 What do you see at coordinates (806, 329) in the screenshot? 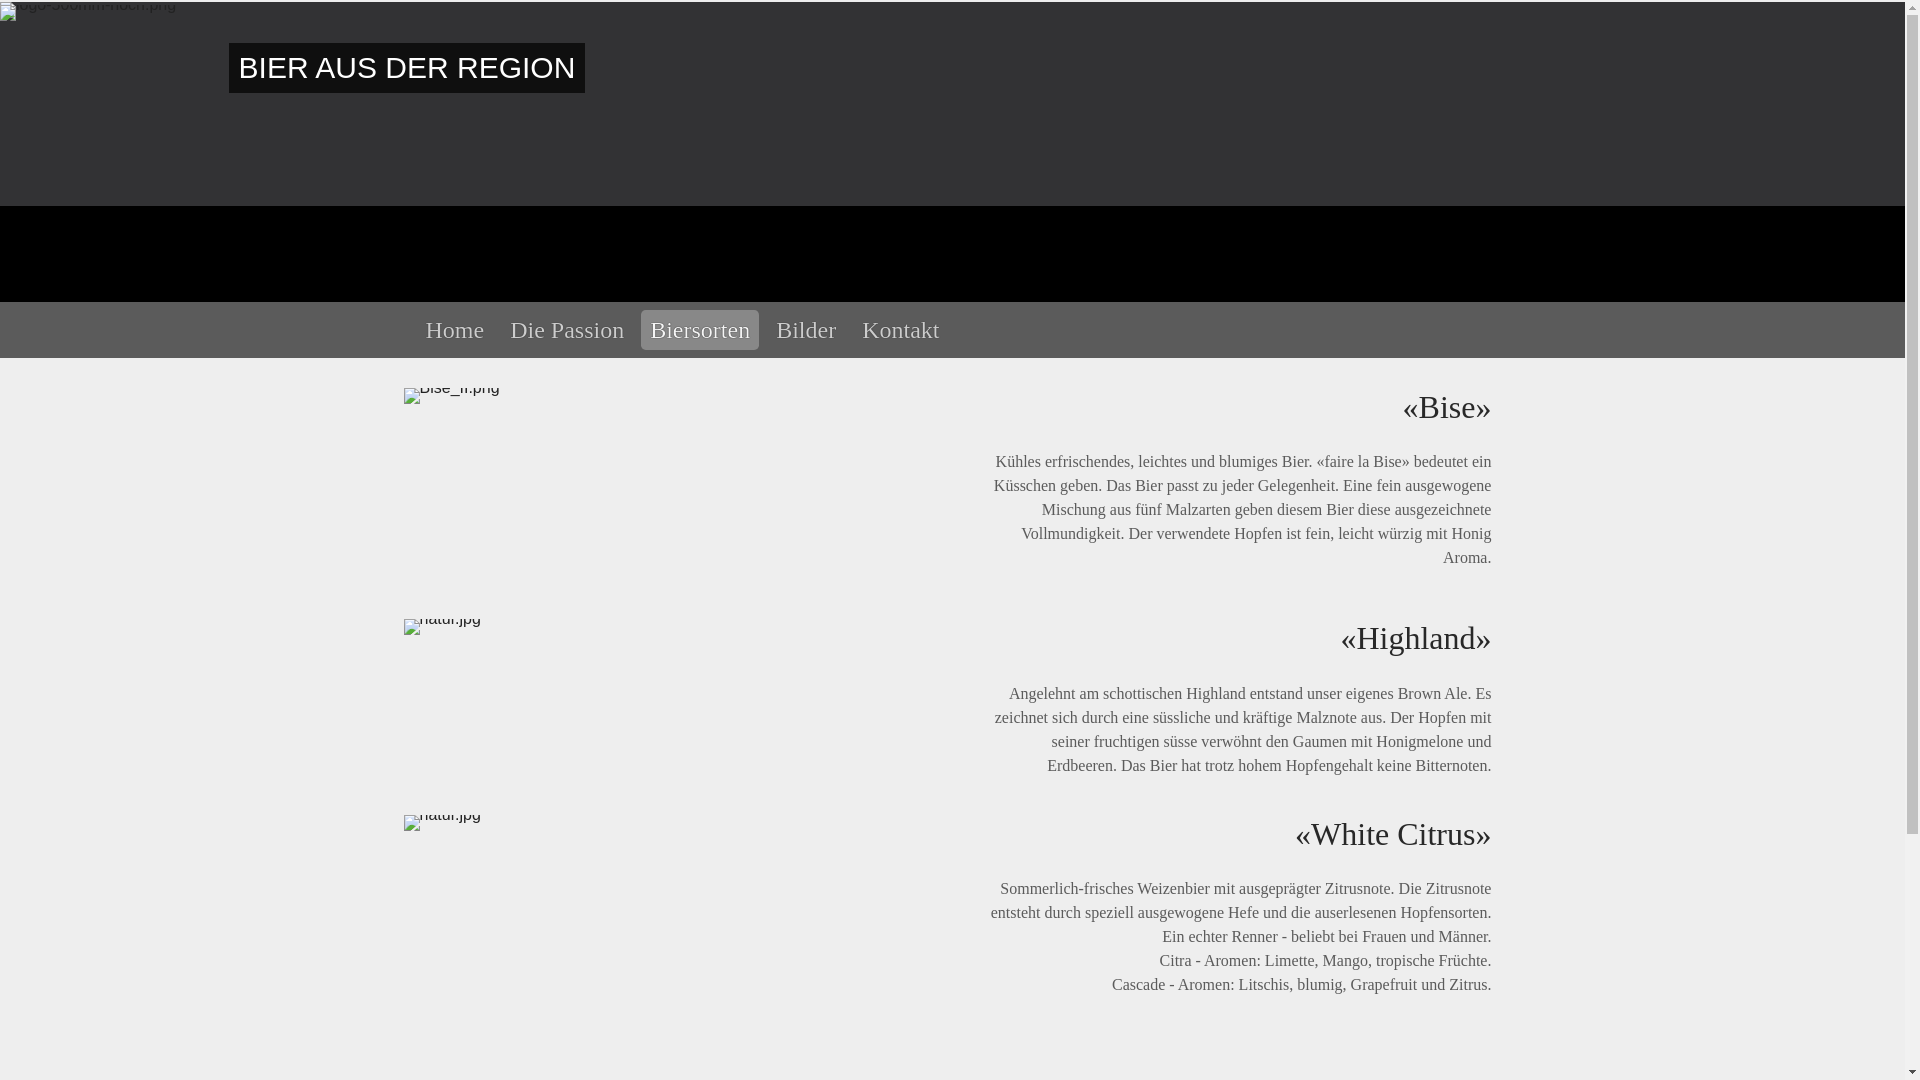
I see `'Bilder'` at bounding box center [806, 329].